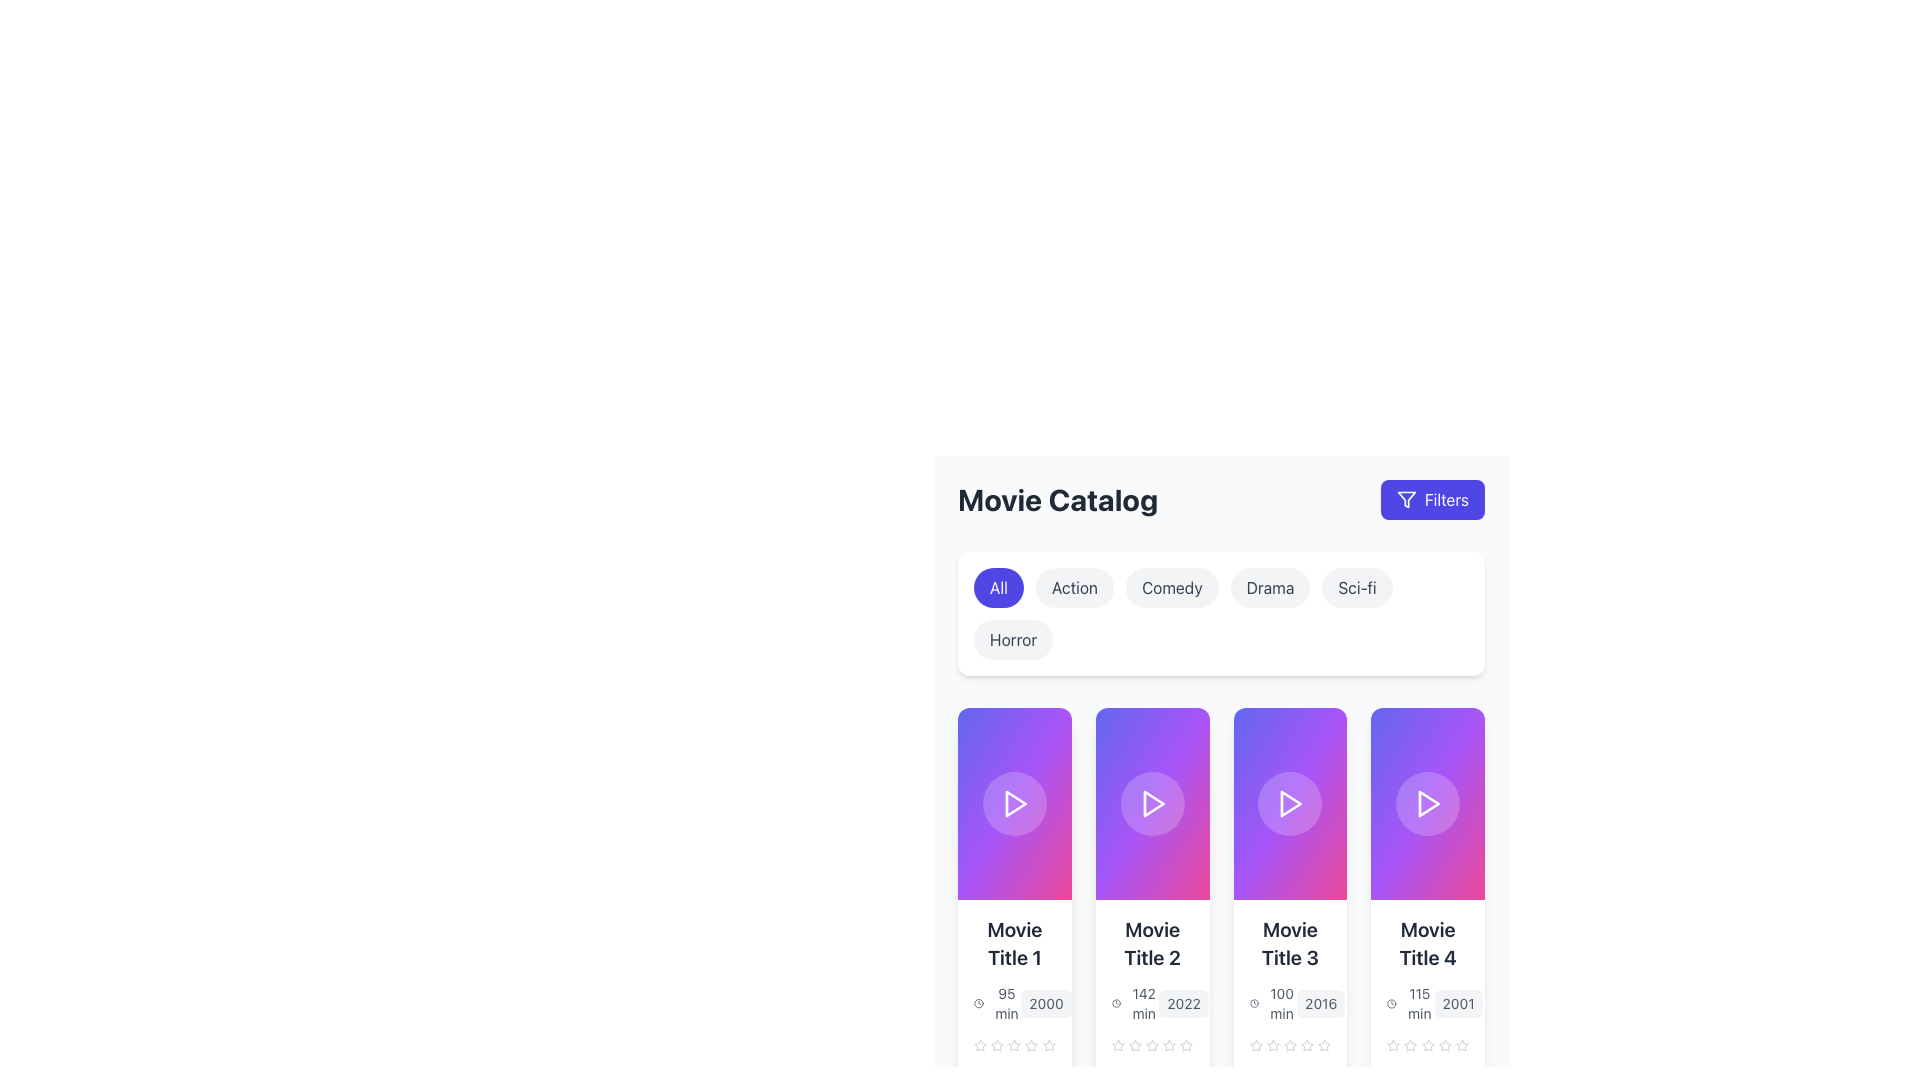 The height and width of the screenshot is (1080, 1920). Describe the element at coordinates (1253, 1003) in the screenshot. I see `the time icon located to the left of the '100 min' text in the third movie card in the grid layout` at that location.